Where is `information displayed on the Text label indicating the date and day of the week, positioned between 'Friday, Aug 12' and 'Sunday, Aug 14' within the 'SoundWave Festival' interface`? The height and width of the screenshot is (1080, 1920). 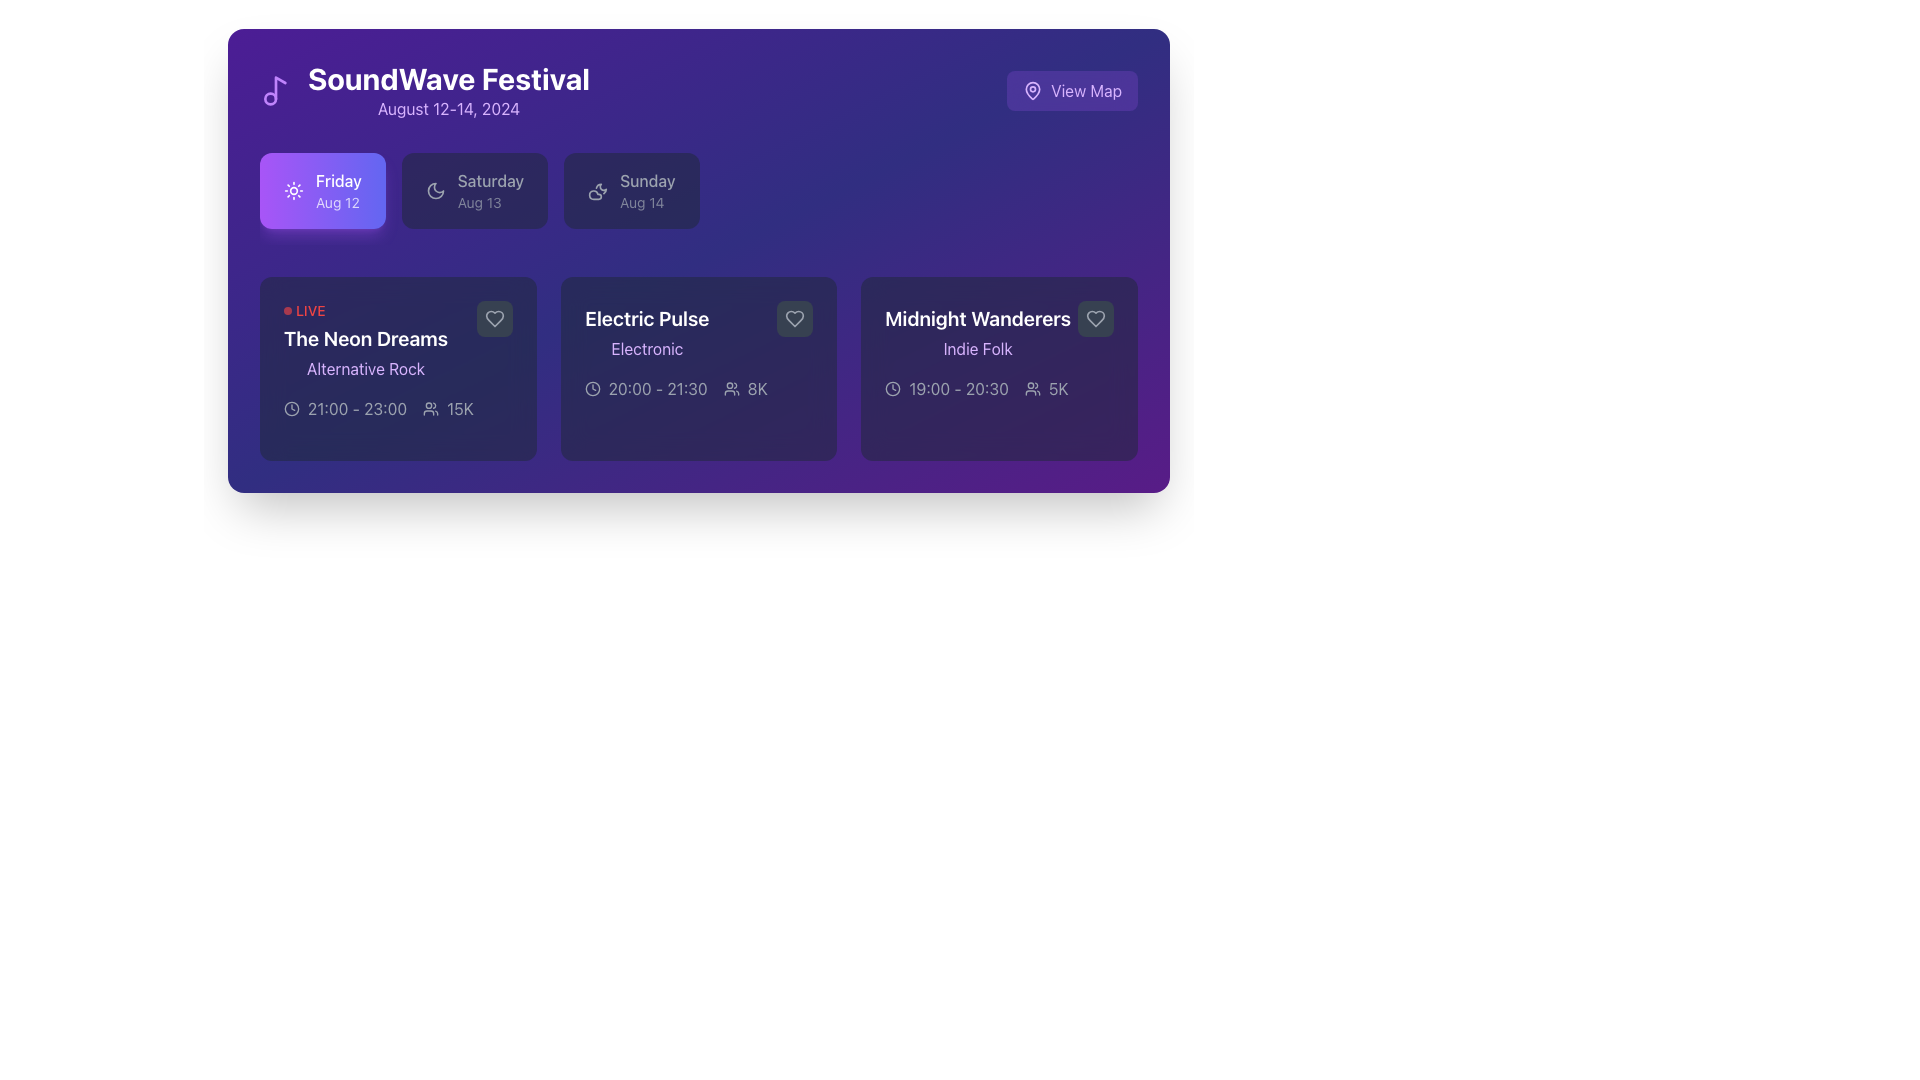 information displayed on the Text label indicating the date and day of the week, positioned between 'Friday, Aug 12' and 'Sunday, Aug 14' within the 'SoundWave Festival' interface is located at coordinates (490, 191).